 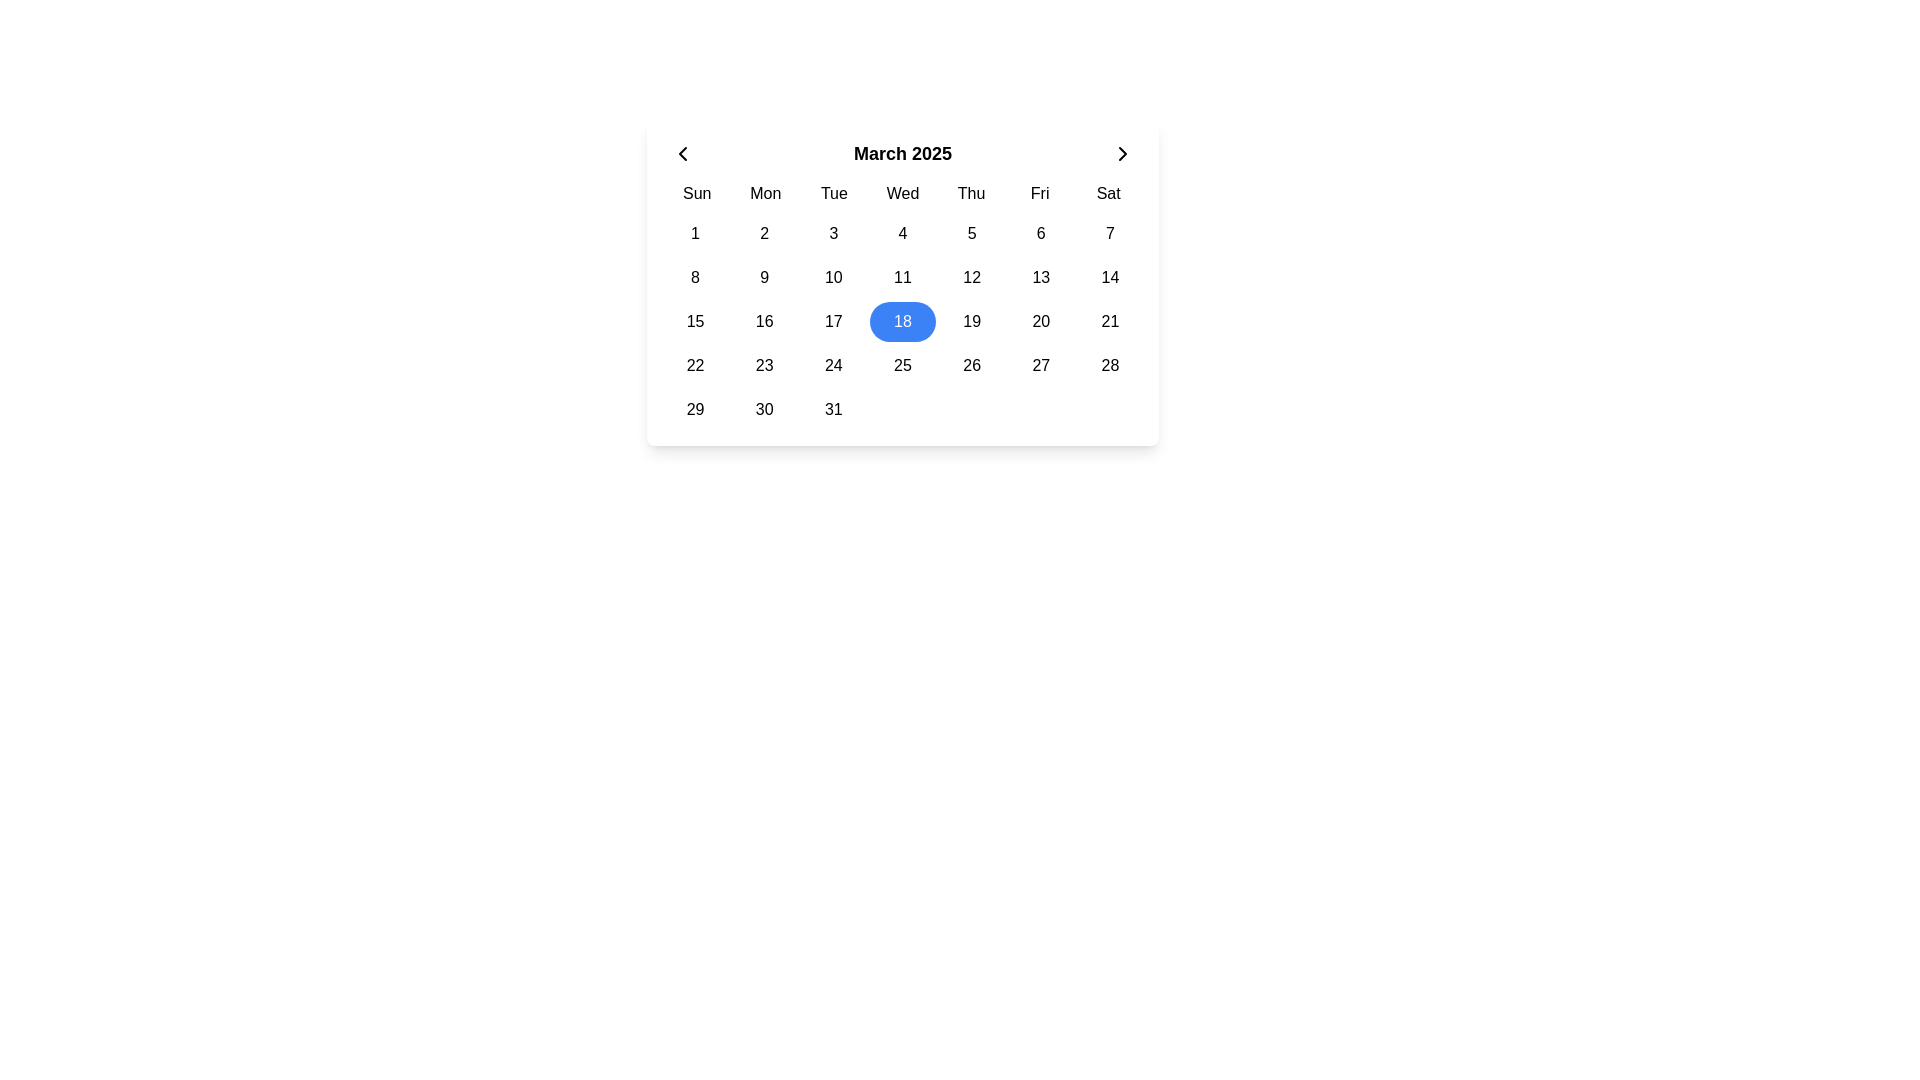 What do you see at coordinates (834, 193) in the screenshot?
I see `the text label indicating 'Tuesday' in the calendar header, which is the third item in the weekday list` at bounding box center [834, 193].